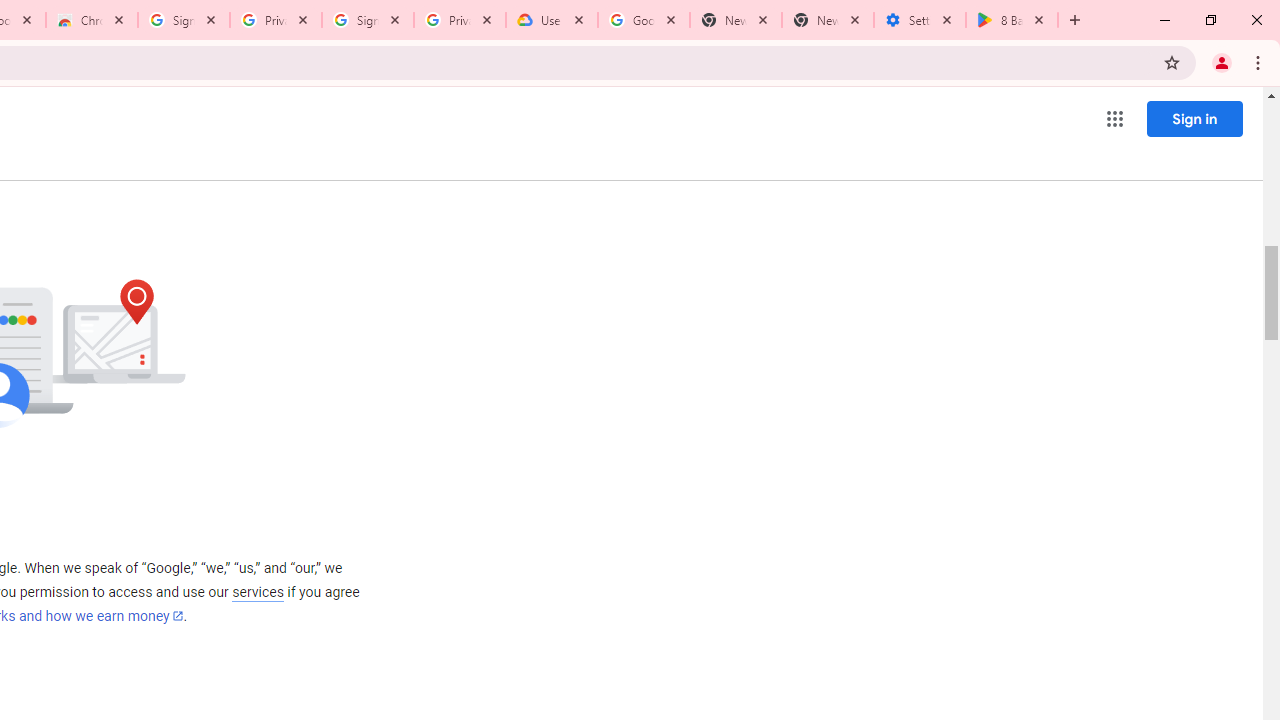  Describe the element at coordinates (256, 591) in the screenshot. I see `'services'` at that location.